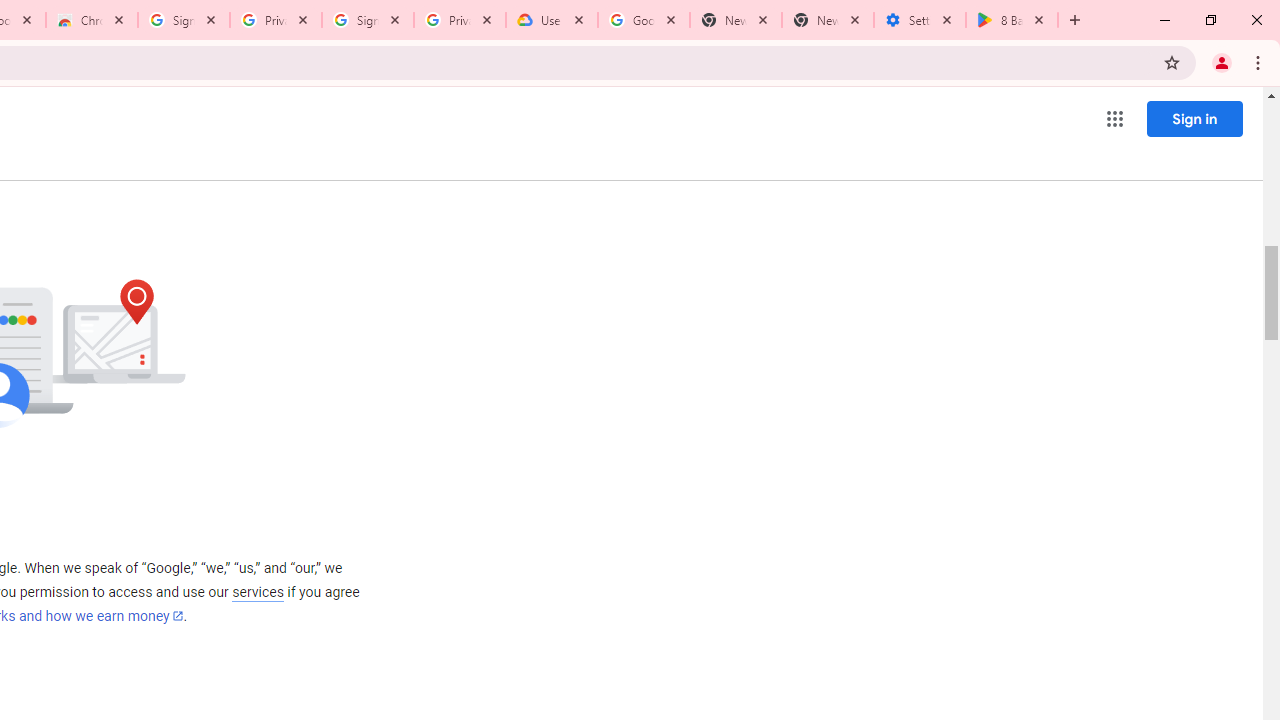  Describe the element at coordinates (256, 591) in the screenshot. I see `'services'` at that location.